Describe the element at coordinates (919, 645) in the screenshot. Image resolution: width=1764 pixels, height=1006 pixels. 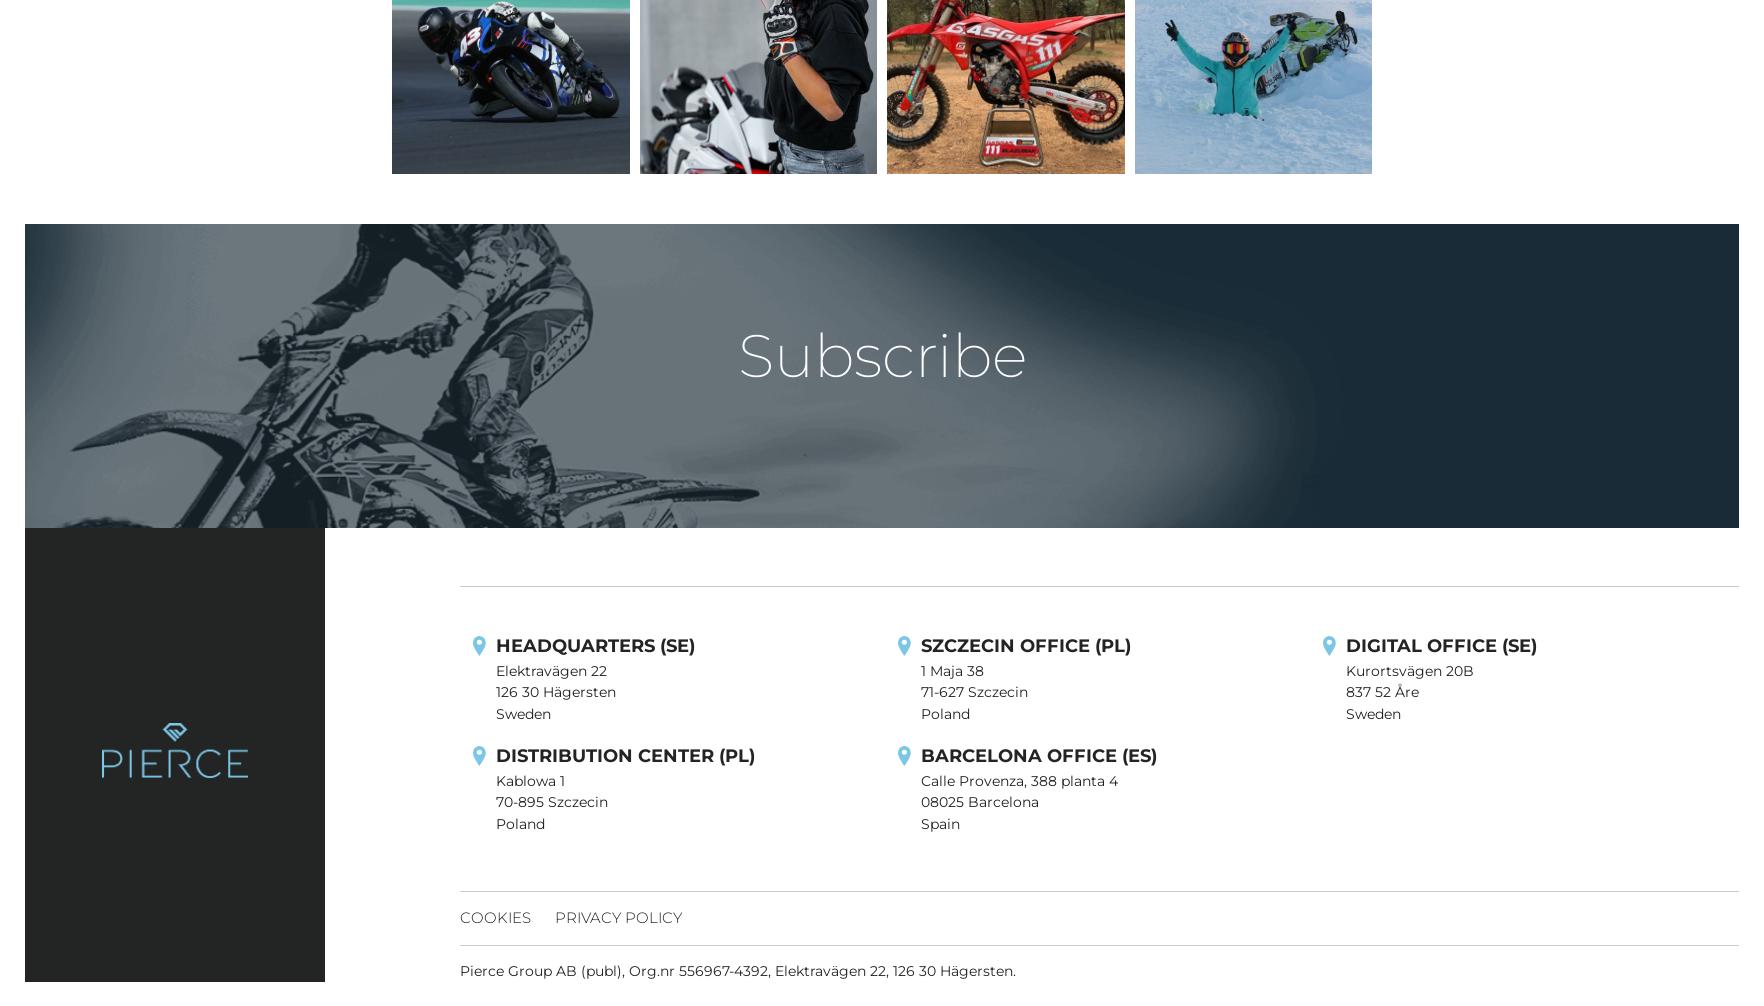
I see `'SZCZECIN OFFICE (PL)'` at that location.